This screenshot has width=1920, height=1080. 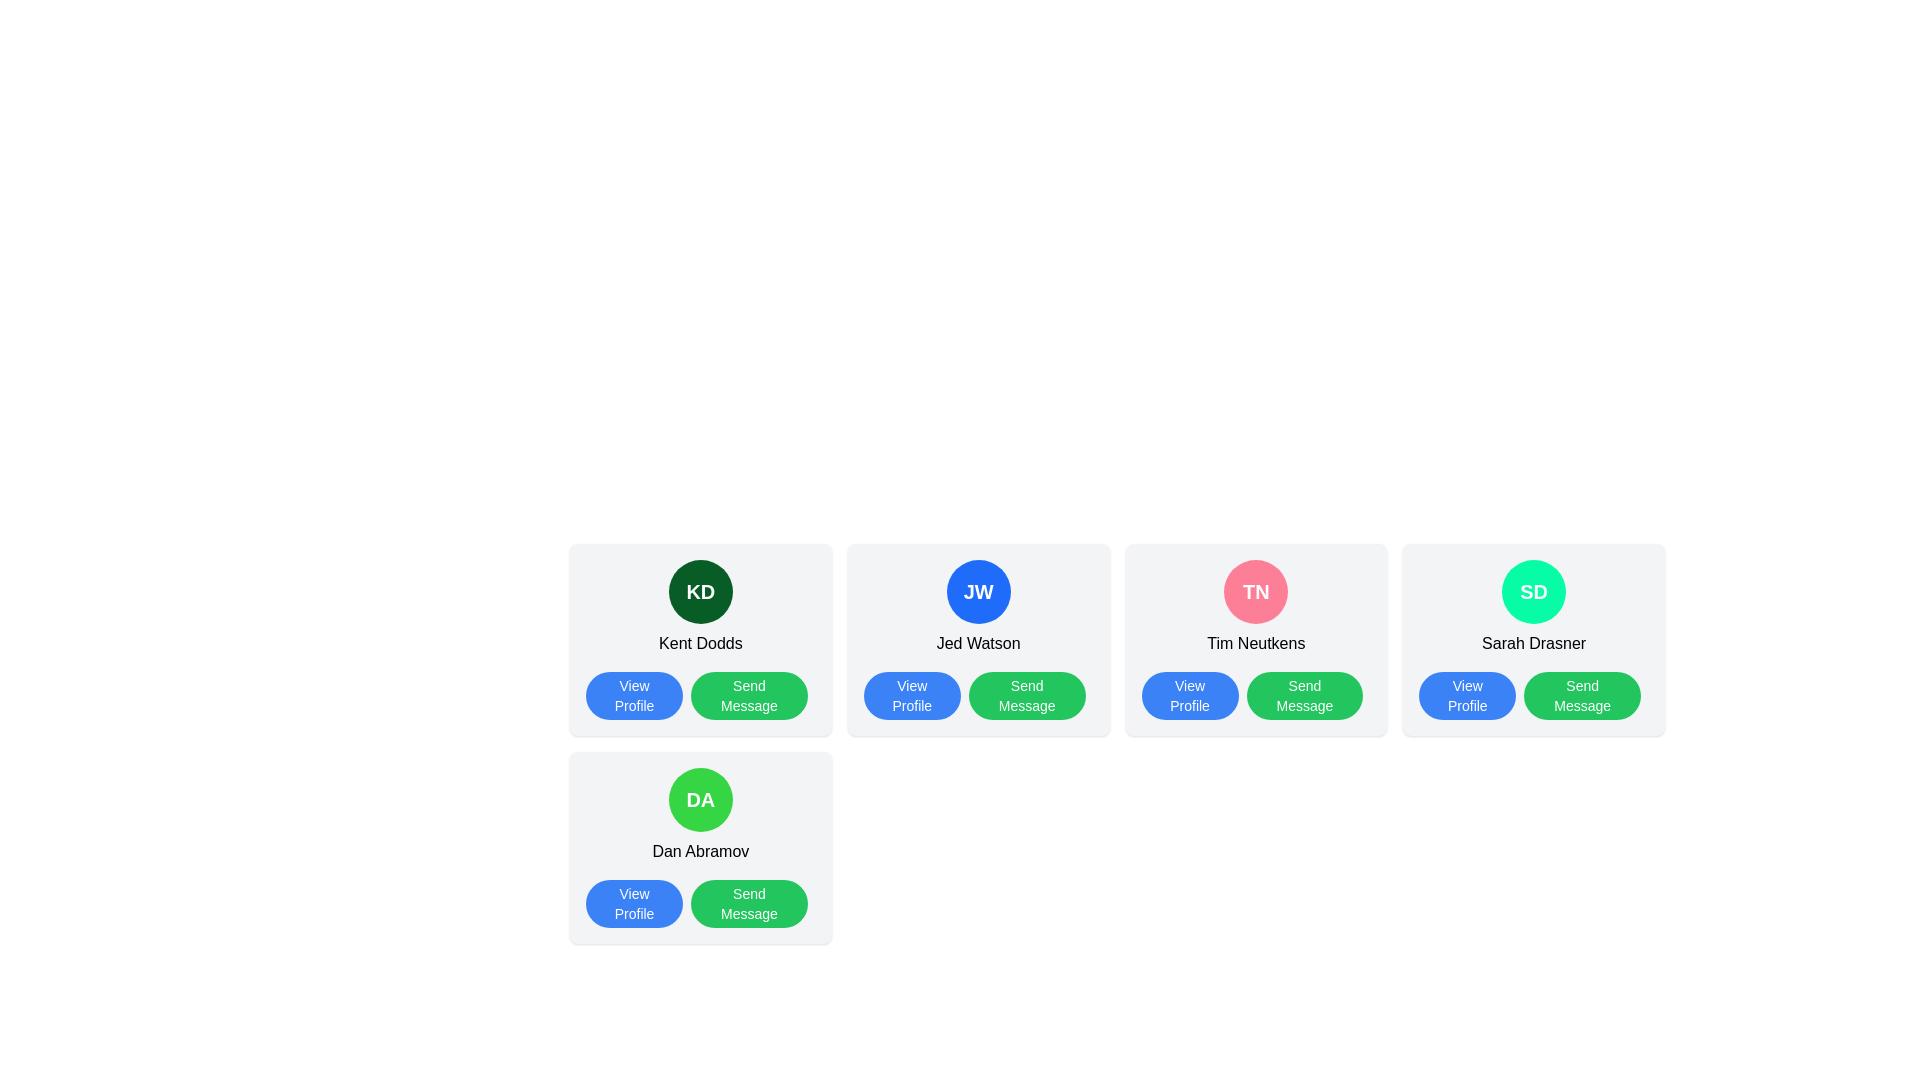 I want to click on the text element styled as part of a circular avatar representing the initials 'JW', so click(x=978, y=590).